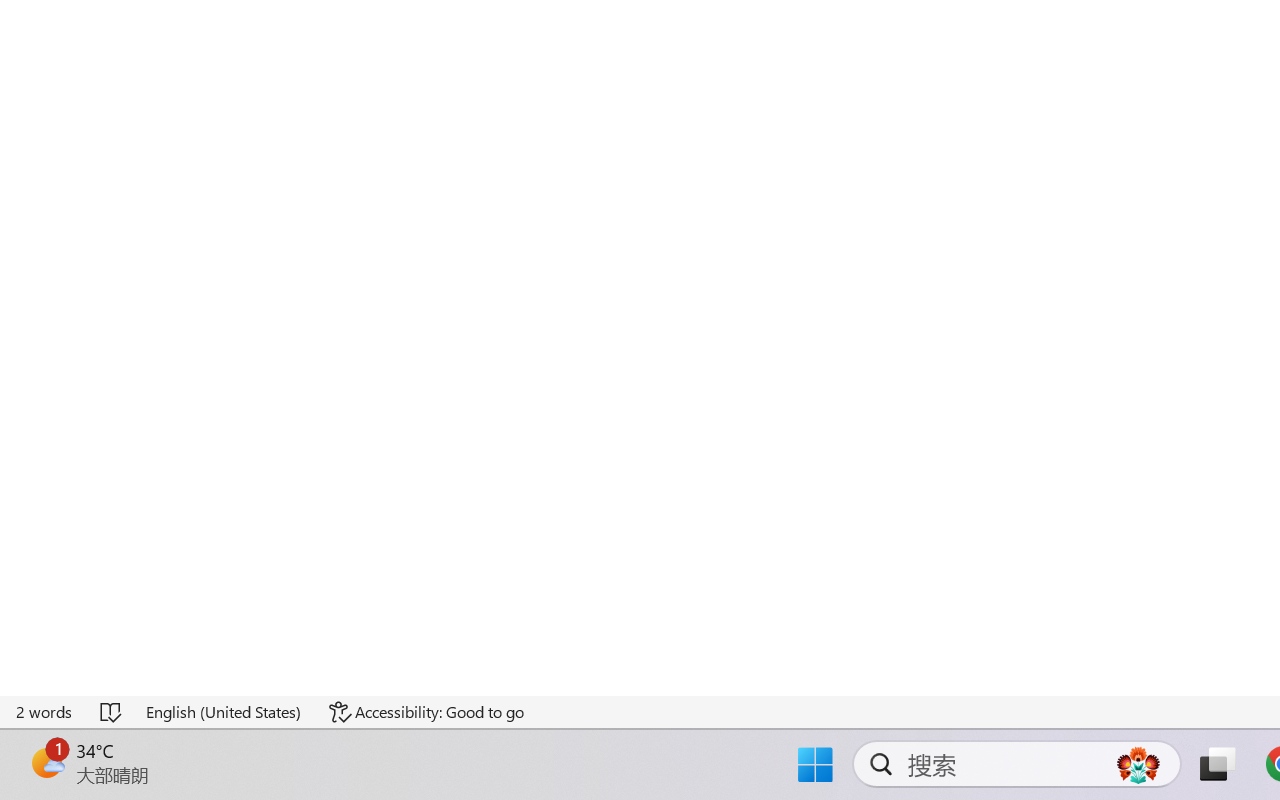  What do you see at coordinates (45, 711) in the screenshot?
I see `'Word Count 2 words'` at bounding box center [45, 711].